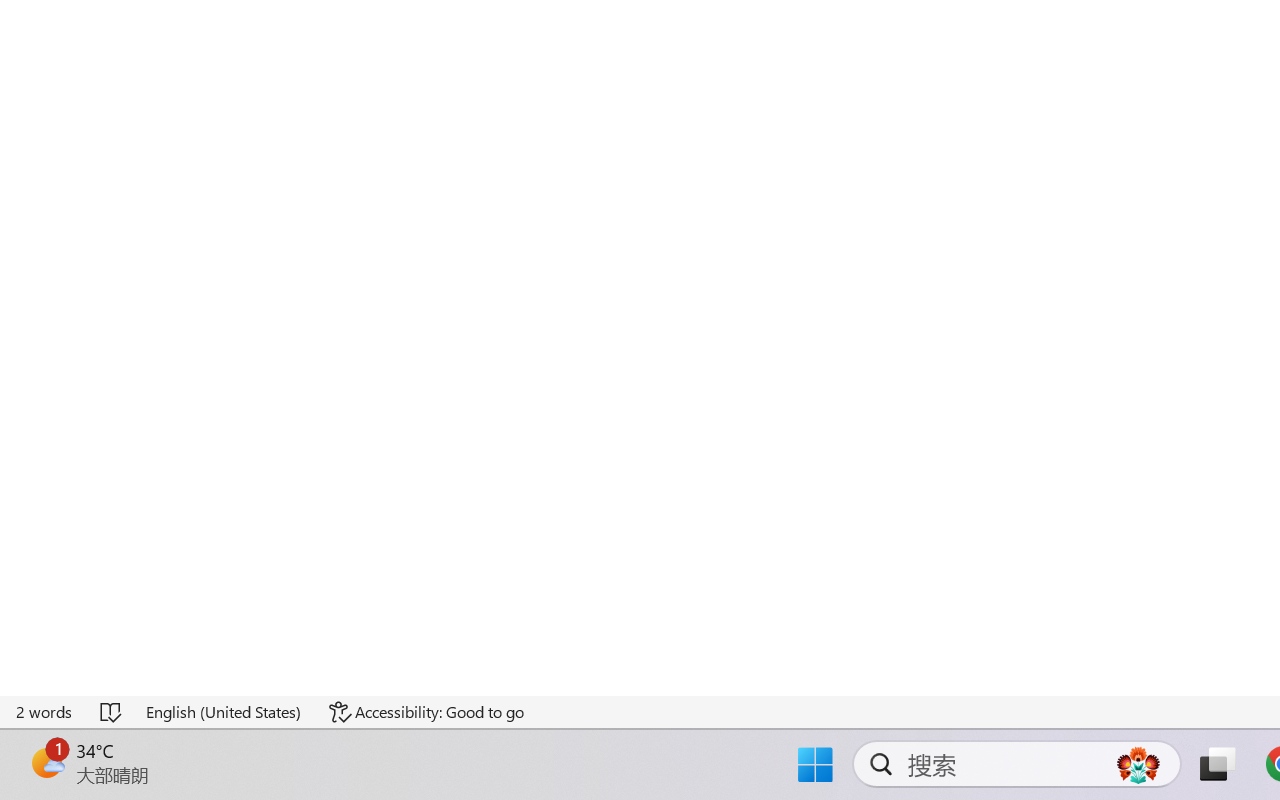  What do you see at coordinates (45, 711) in the screenshot?
I see `'Word Count 2 words'` at bounding box center [45, 711].